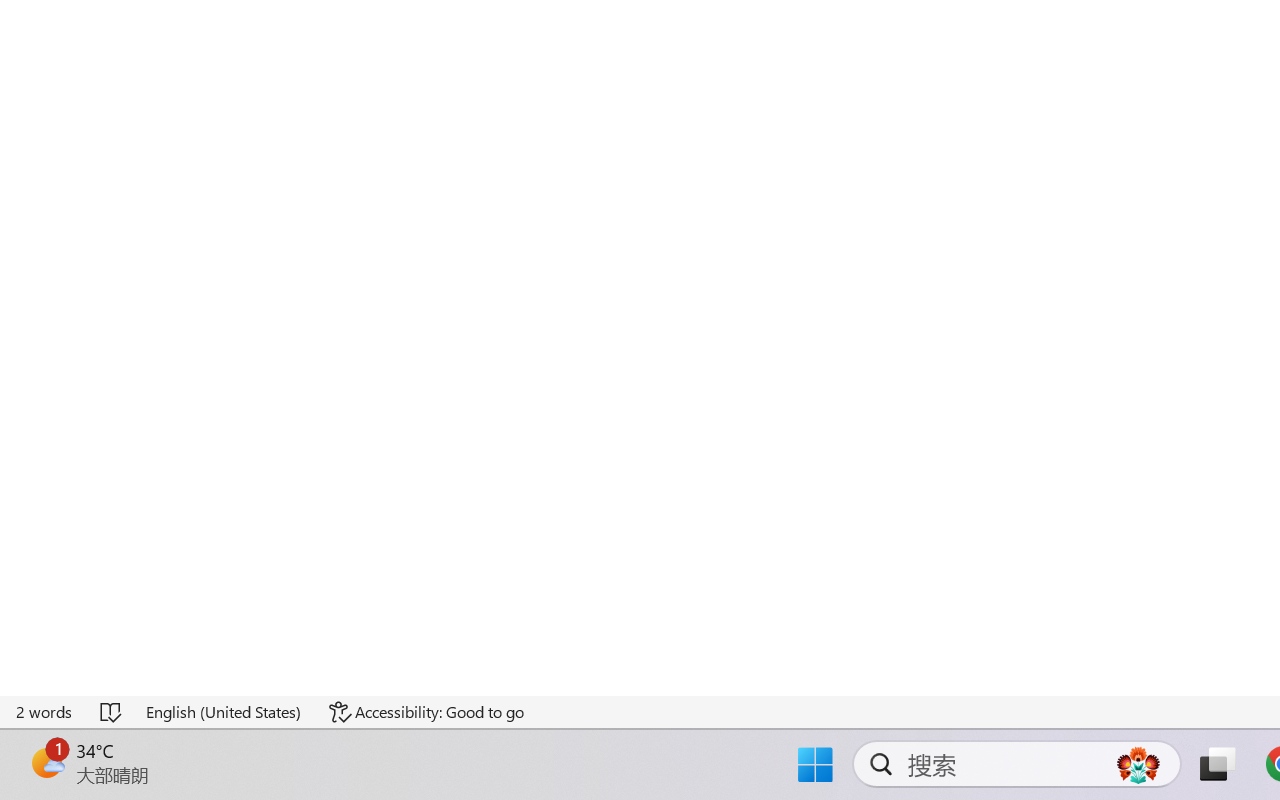  What do you see at coordinates (45, 711) in the screenshot?
I see `'Word Count 2 words'` at bounding box center [45, 711].